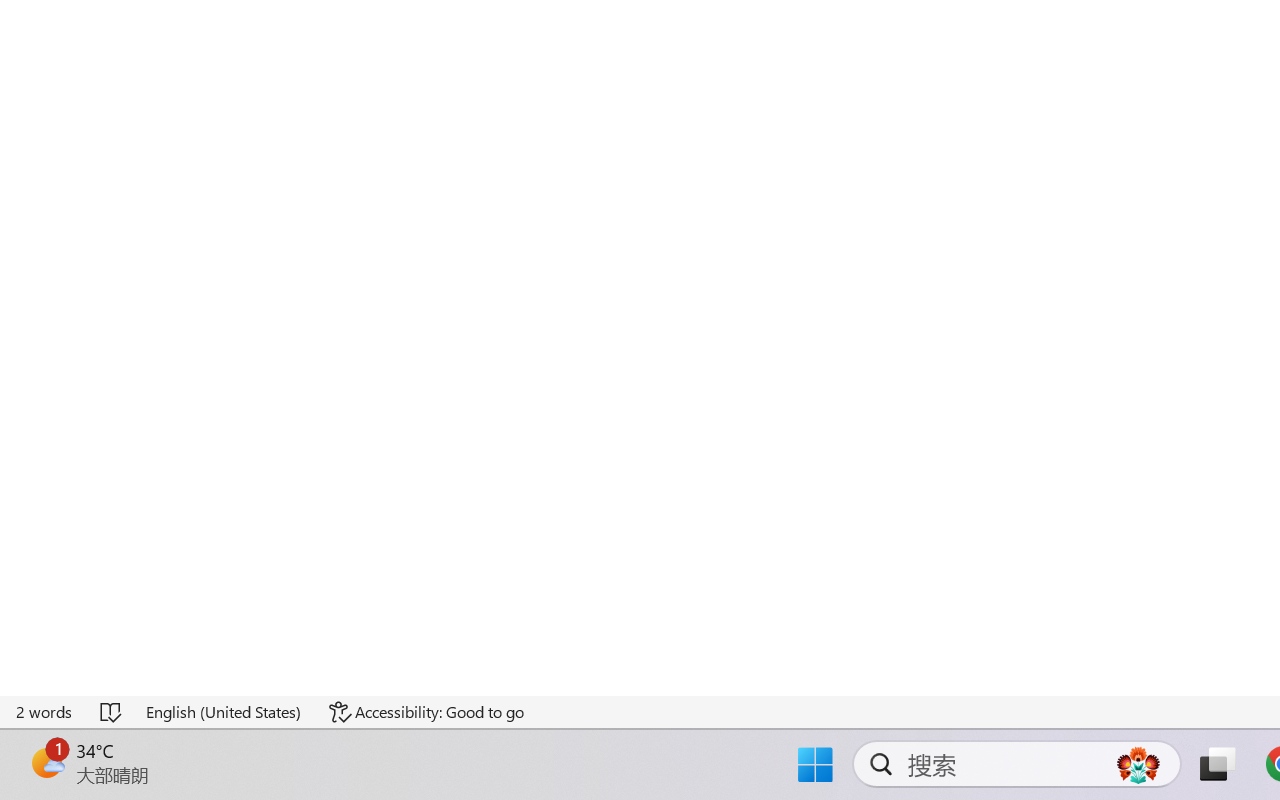  What do you see at coordinates (45, 711) in the screenshot?
I see `'Word Count 2 words'` at bounding box center [45, 711].